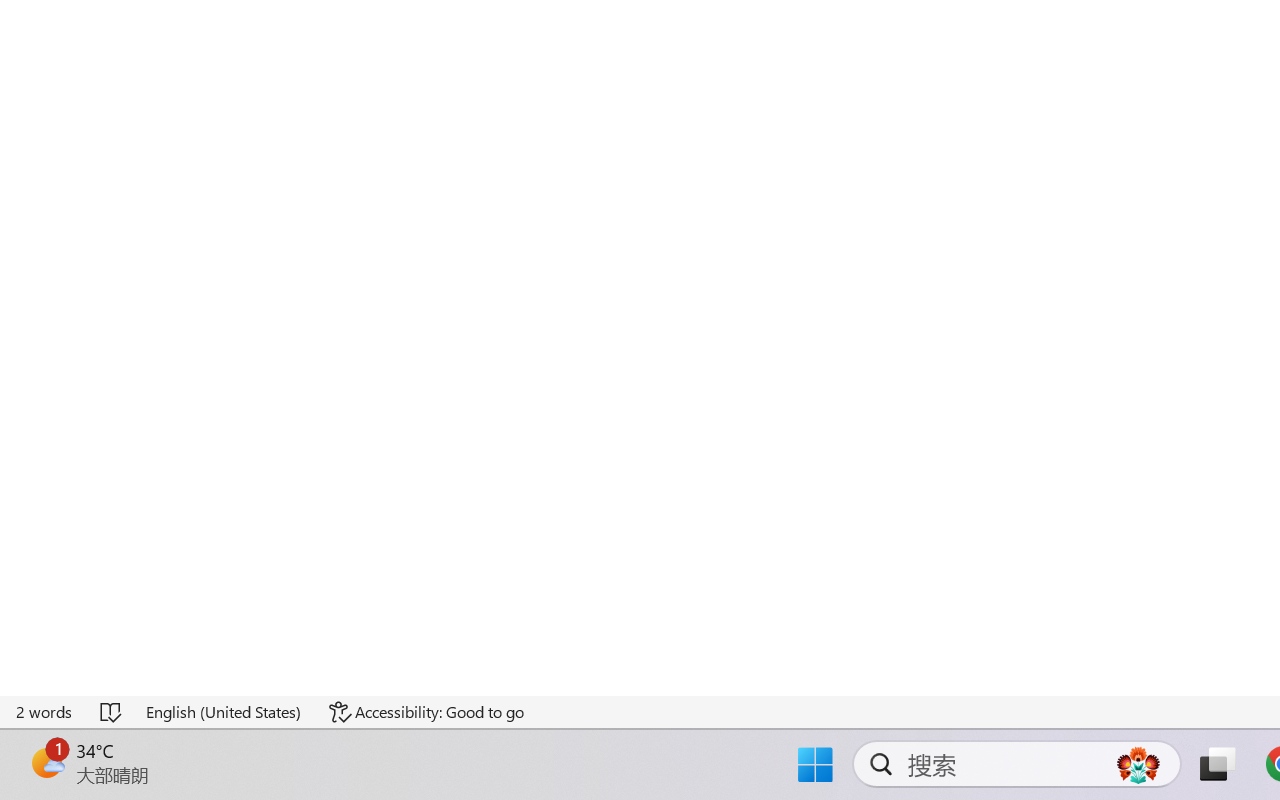  What do you see at coordinates (45, 711) in the screenshot?
I see `'Word Count 2 words'` at bounding box center [45, 711].